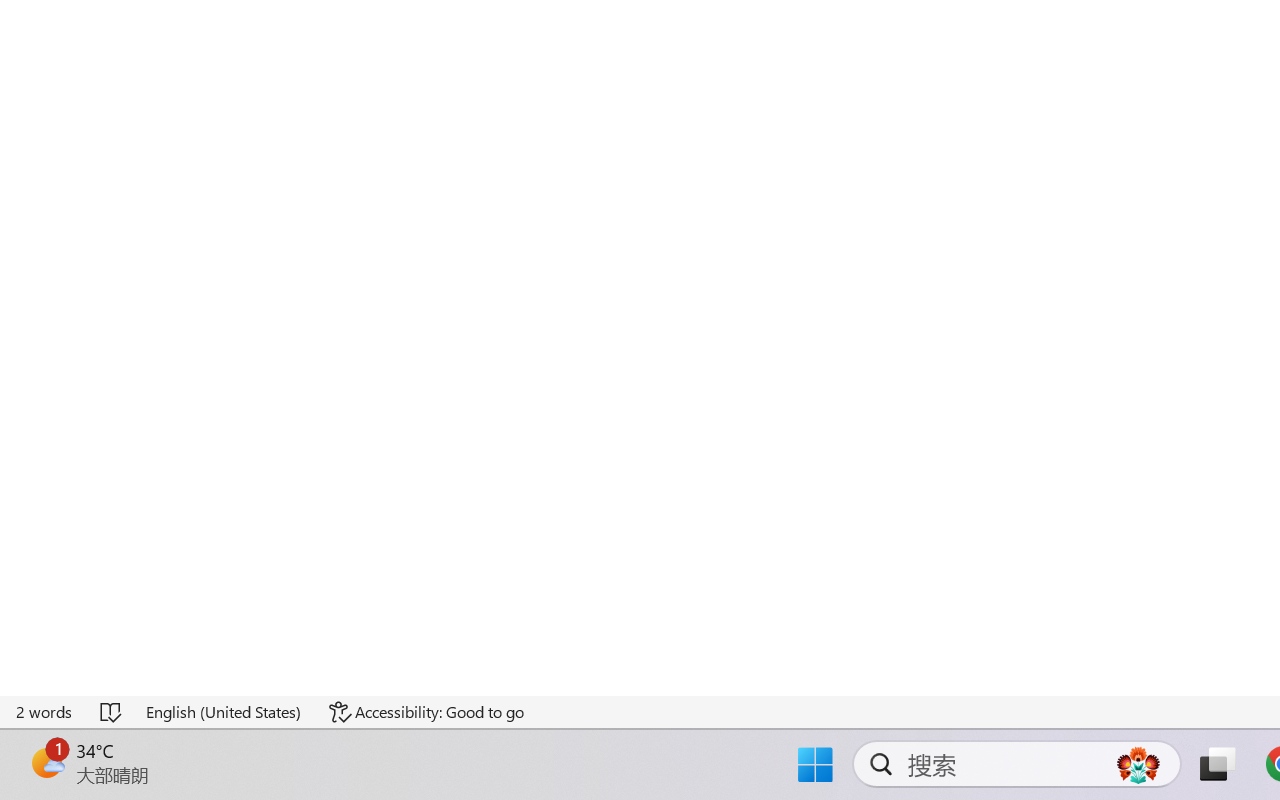  What do you see at coordinates (45, 711) in the screenshot?
I see `'Word Count 2 words'` at bounding box center [45, 711].